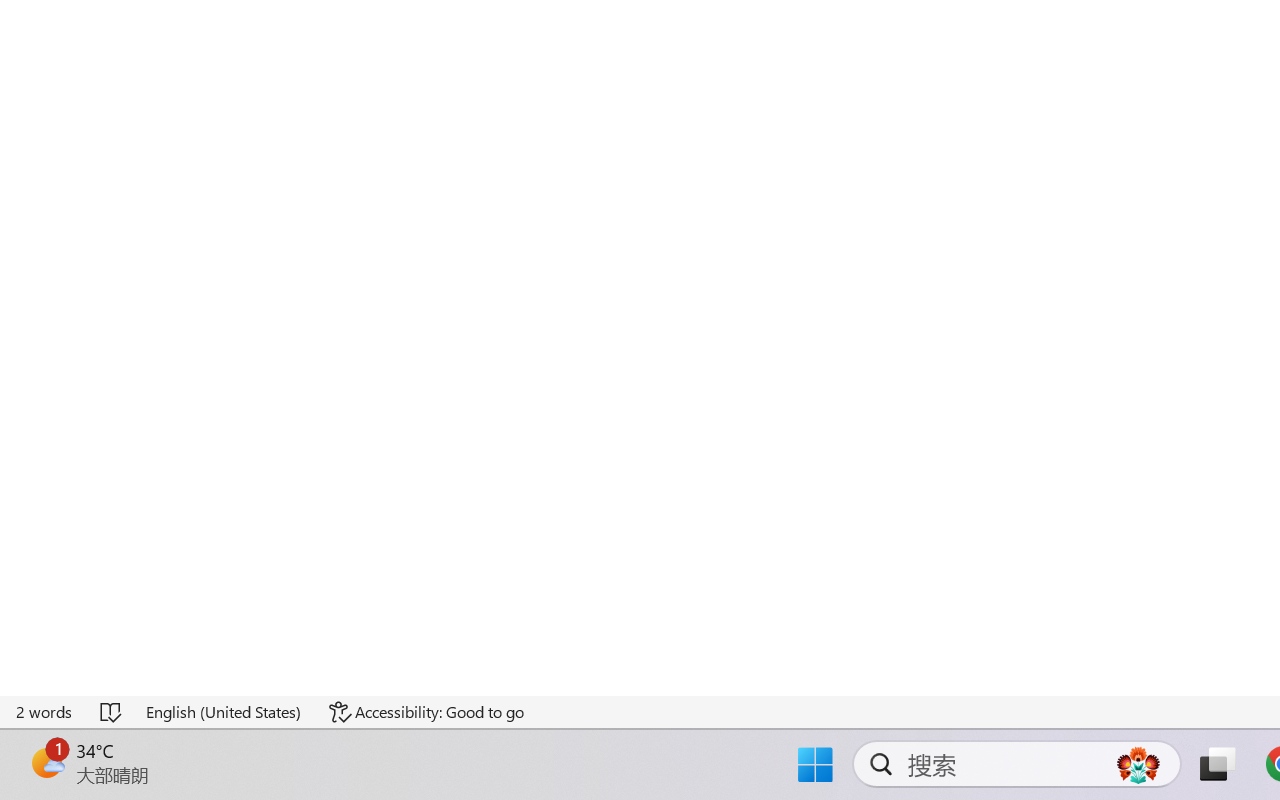  What do you see at coordinates (45, 711) in the screenshot?
I see `'Word Count 2 words'` at bounding box center [45, 711].